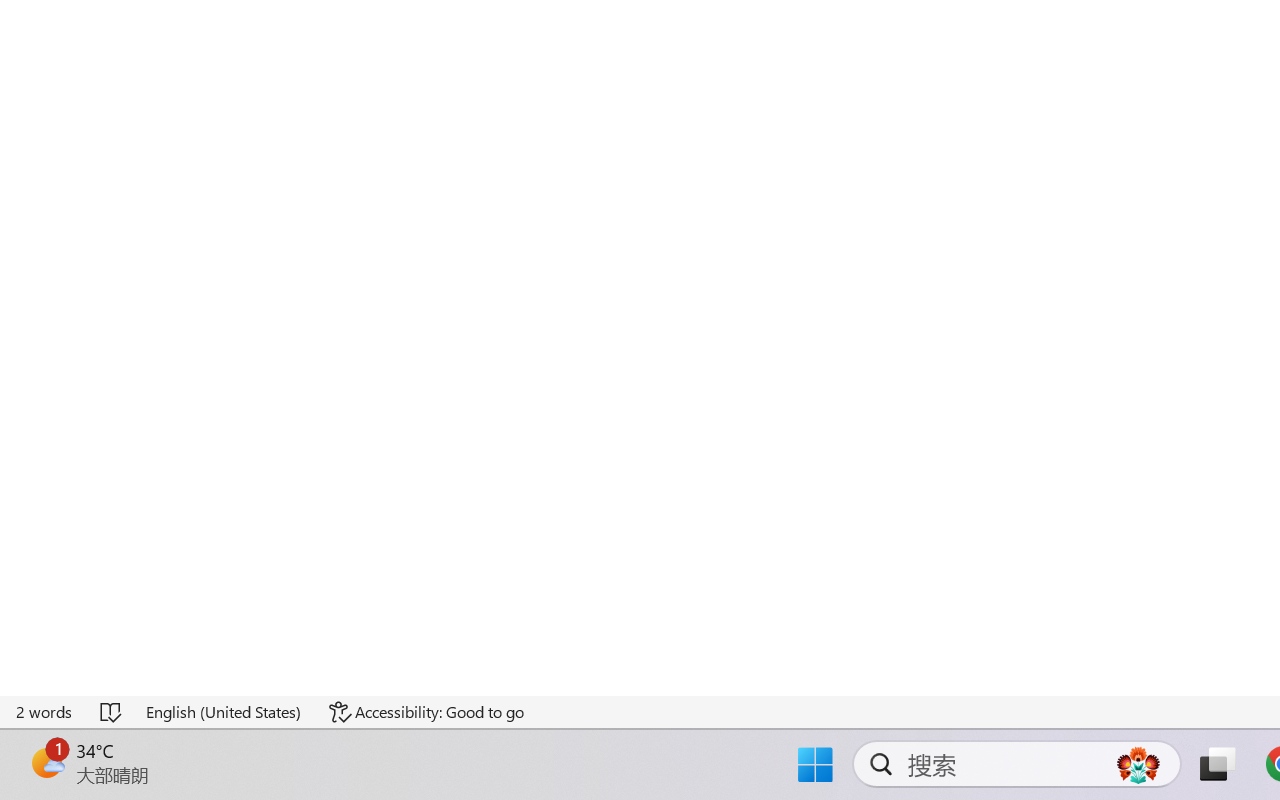  What do you see at coordinates (45, 711) in the screenshot?
I see `'Word Count 2 words'` at bounding box center [45, 711].